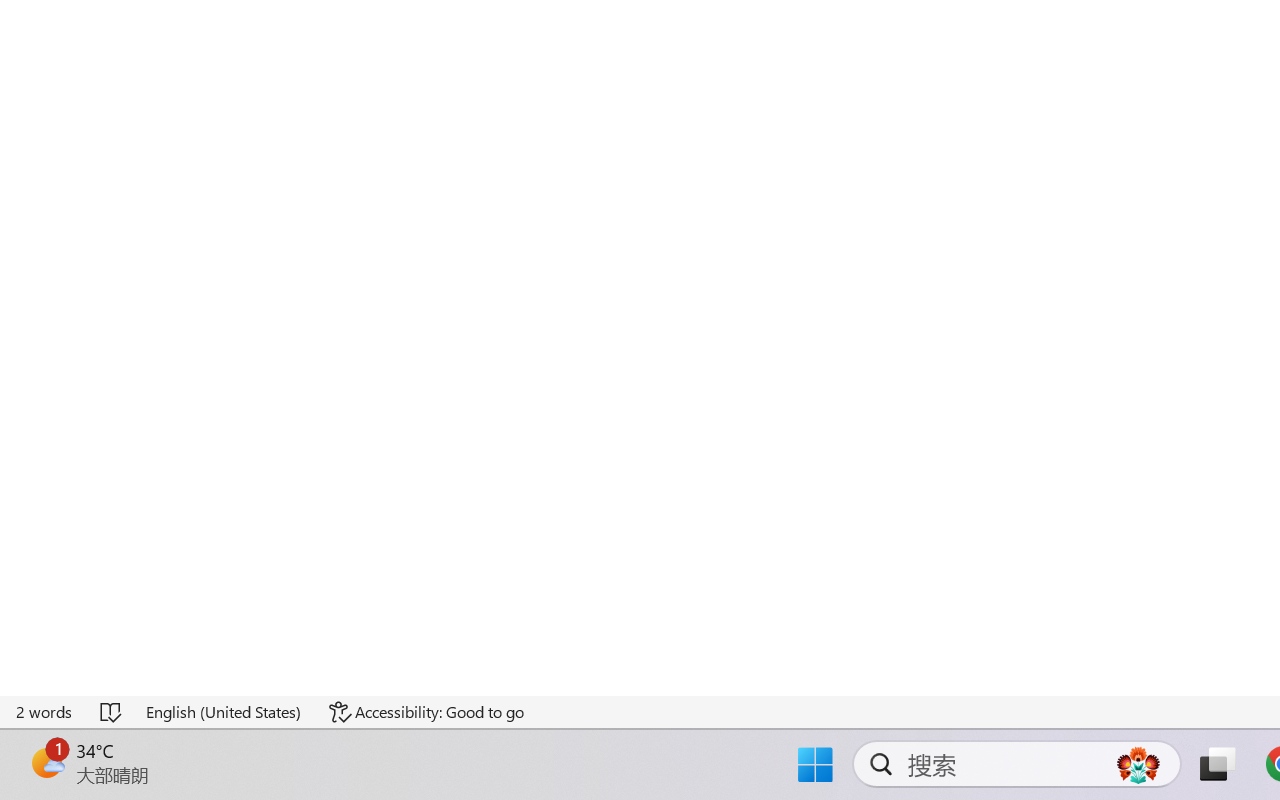  What do you see at coordinates (45, 711) in the screenshot?
I see `'Word Count 2 words'` at bounding box center [45, 711].